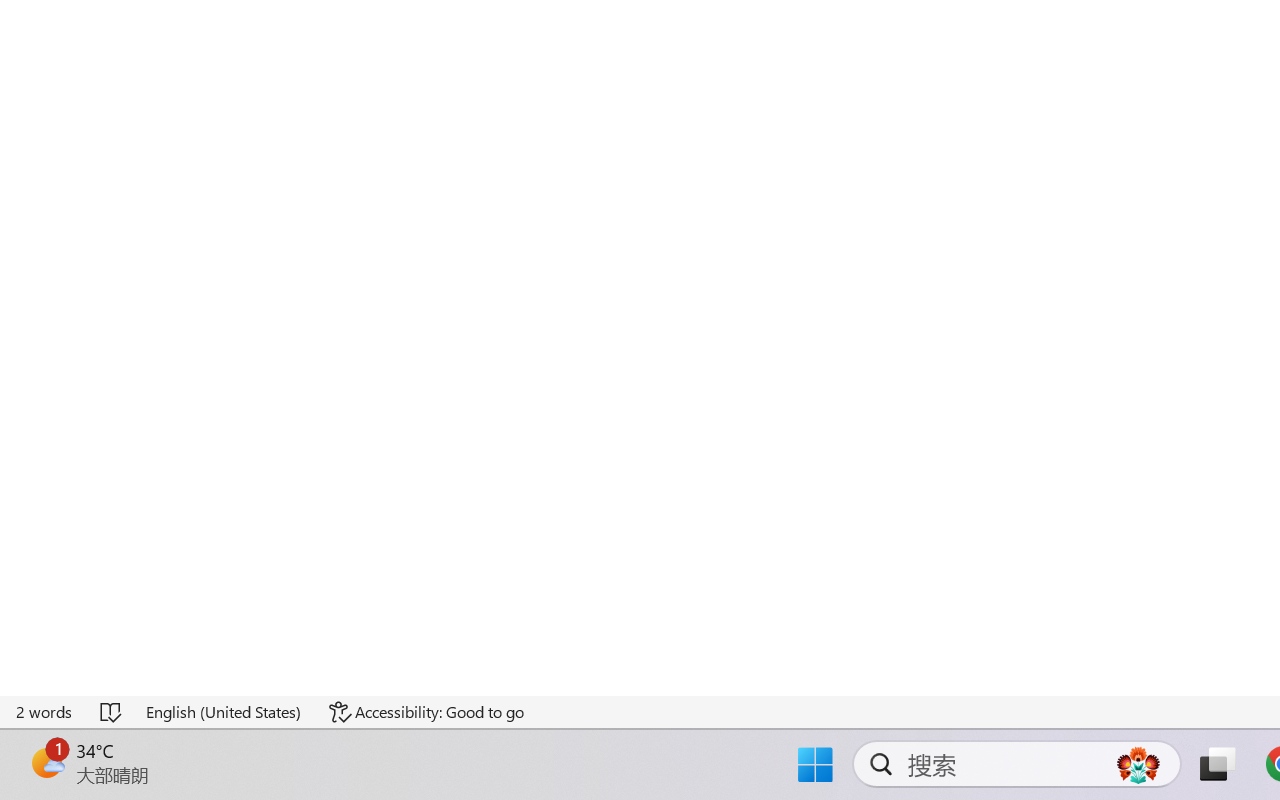  What do you see at coordinates (45, 711) in the screenshot?
I see `'Word Count 2 words'` at bounding box center [45, 711].